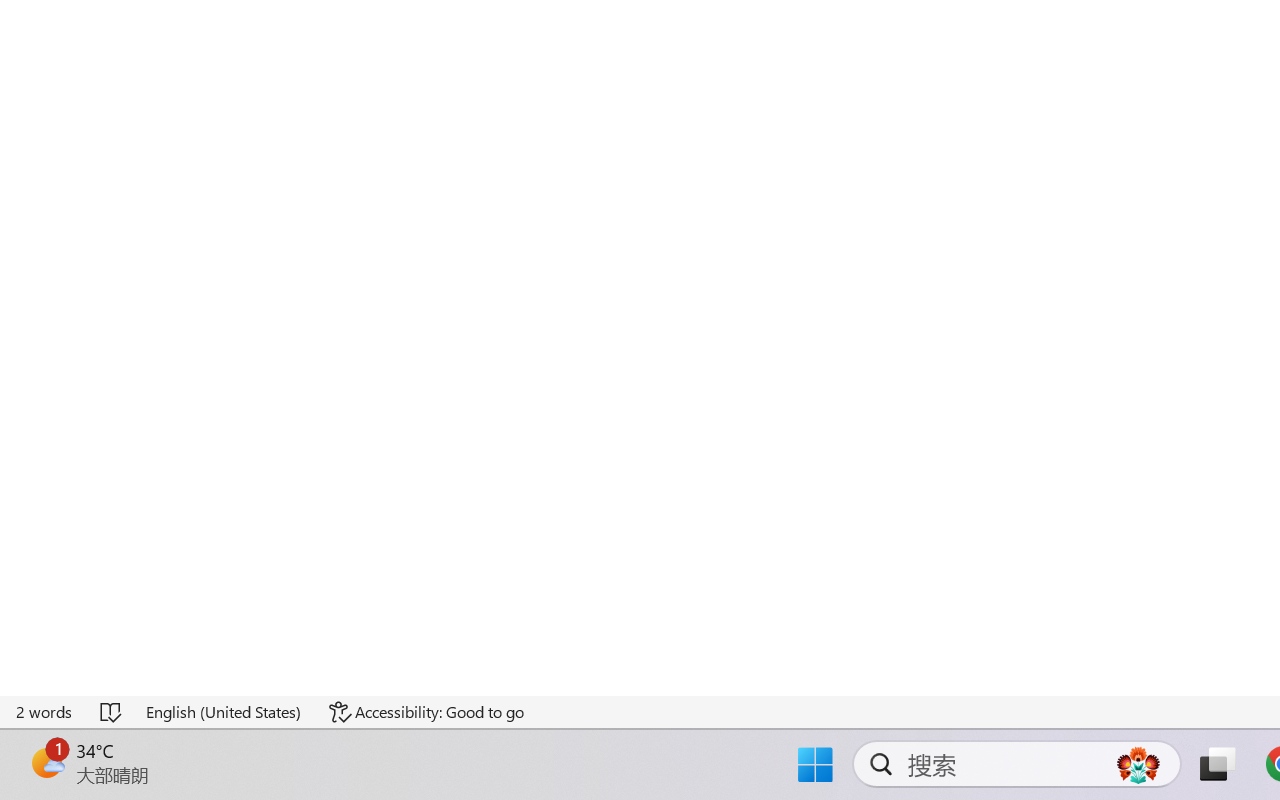  What do you see at coordinates (45, 711) in the screenshot?
I see `'Word Count 2 words'` at bounding box center [45, 711].